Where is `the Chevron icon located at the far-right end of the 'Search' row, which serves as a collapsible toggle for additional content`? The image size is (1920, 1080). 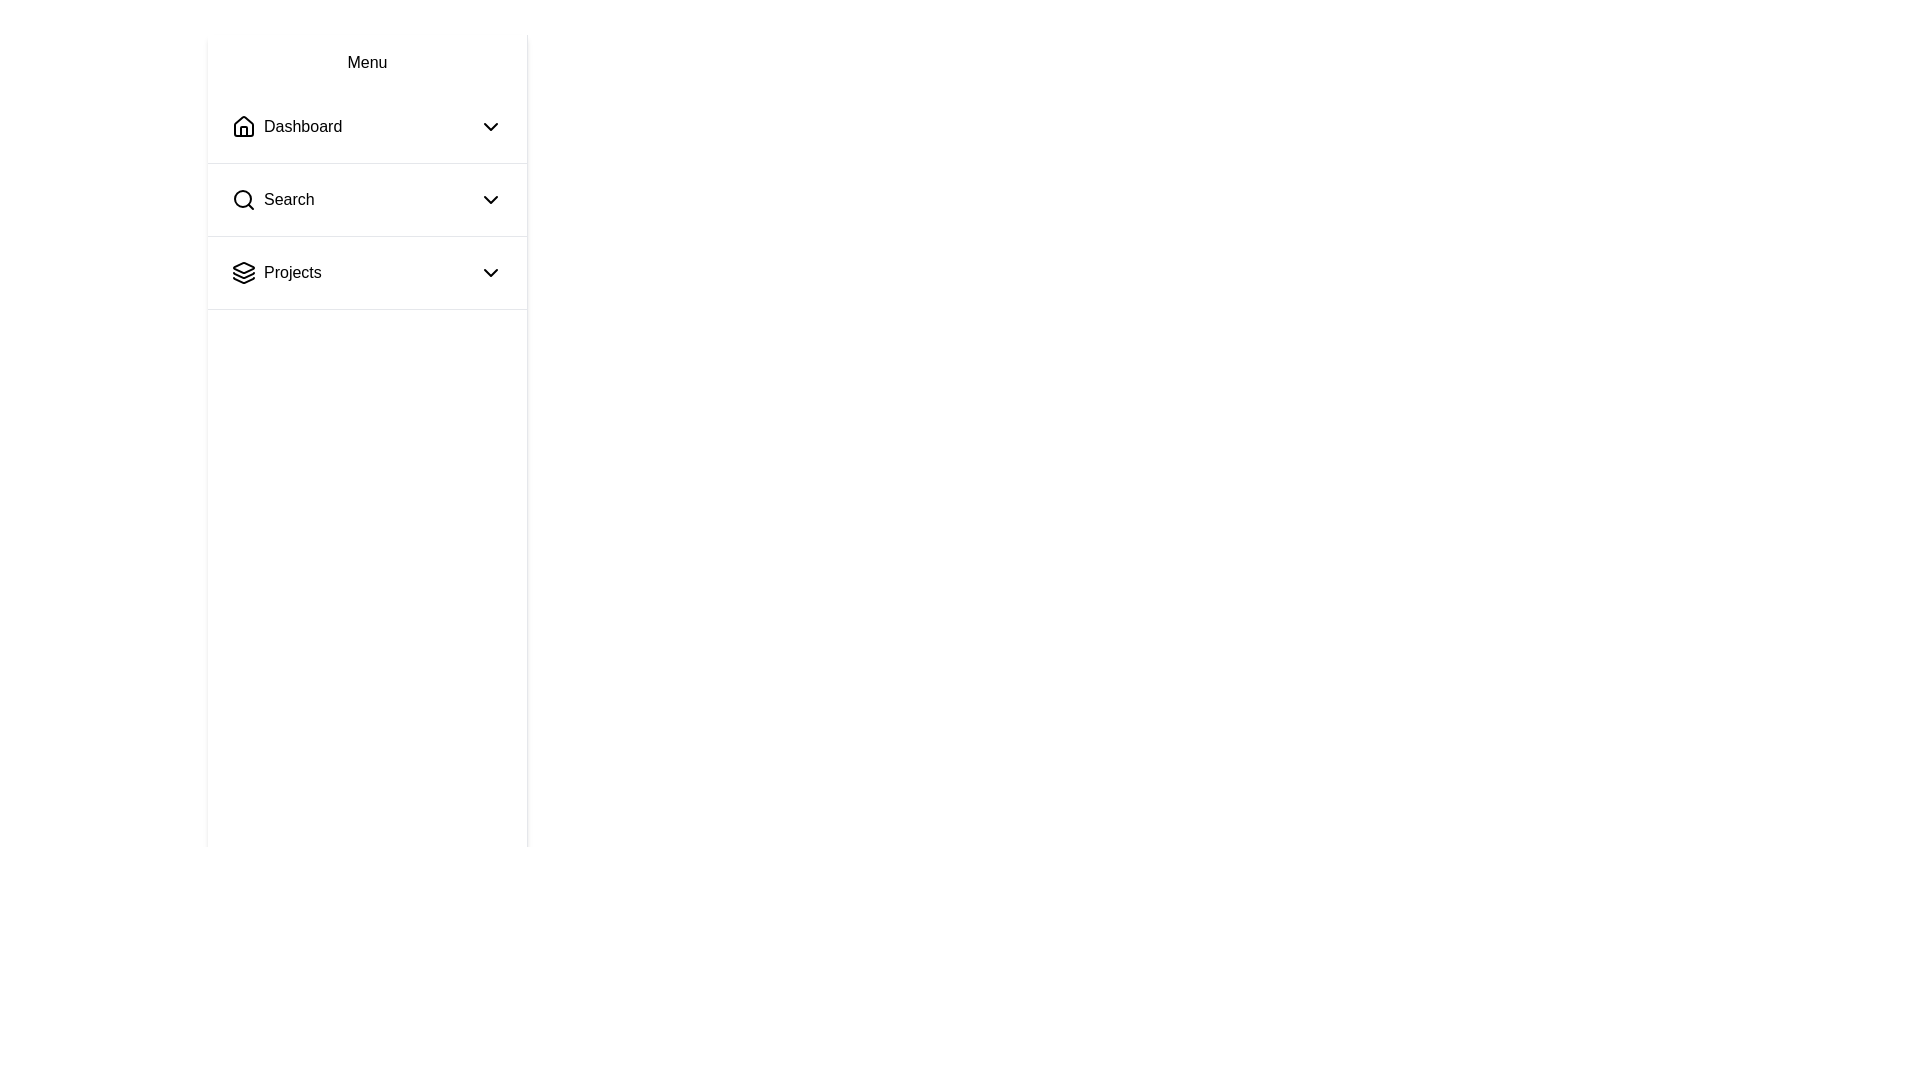 the Chevron icon located at the far-right end of the 'Search' row, which serves as a collapsible toggle for additional content is located at coordinates (490, 200).